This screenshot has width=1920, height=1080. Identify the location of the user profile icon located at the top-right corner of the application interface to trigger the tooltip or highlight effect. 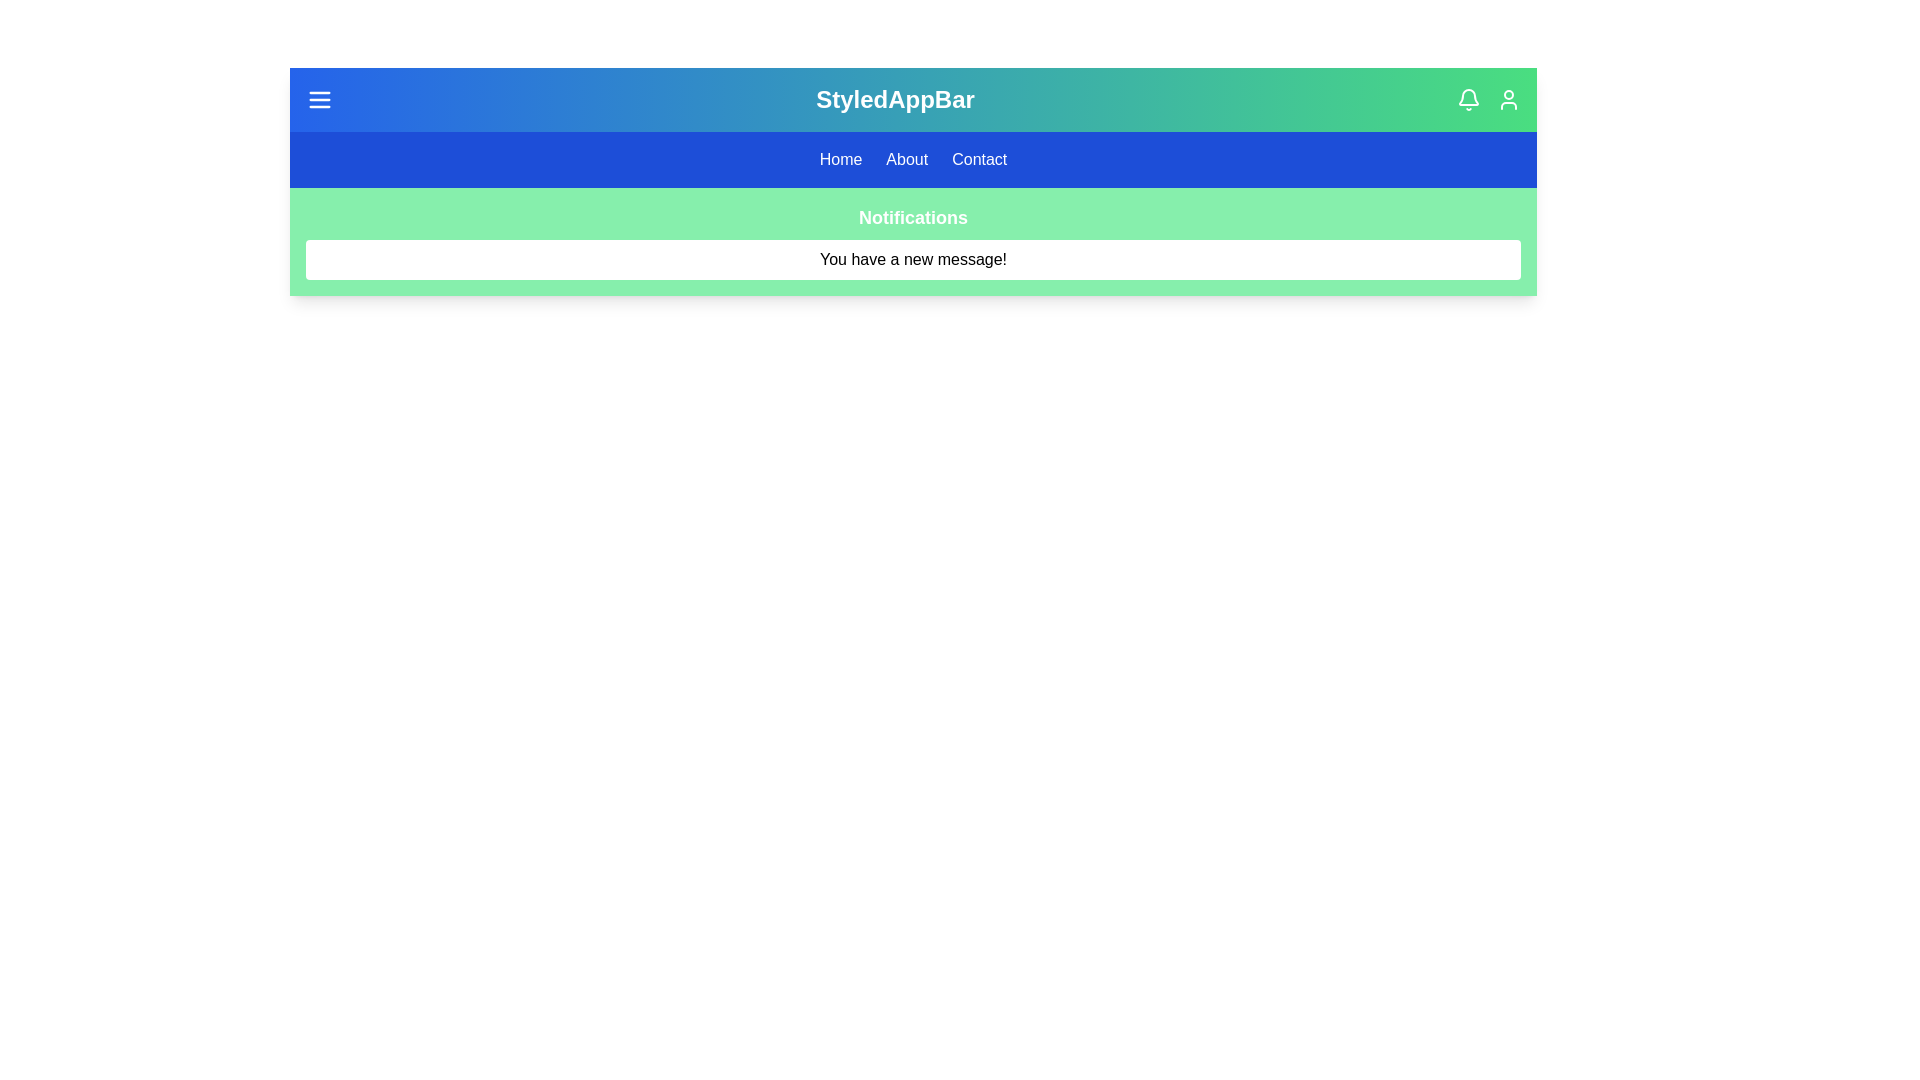
(1508, 100).